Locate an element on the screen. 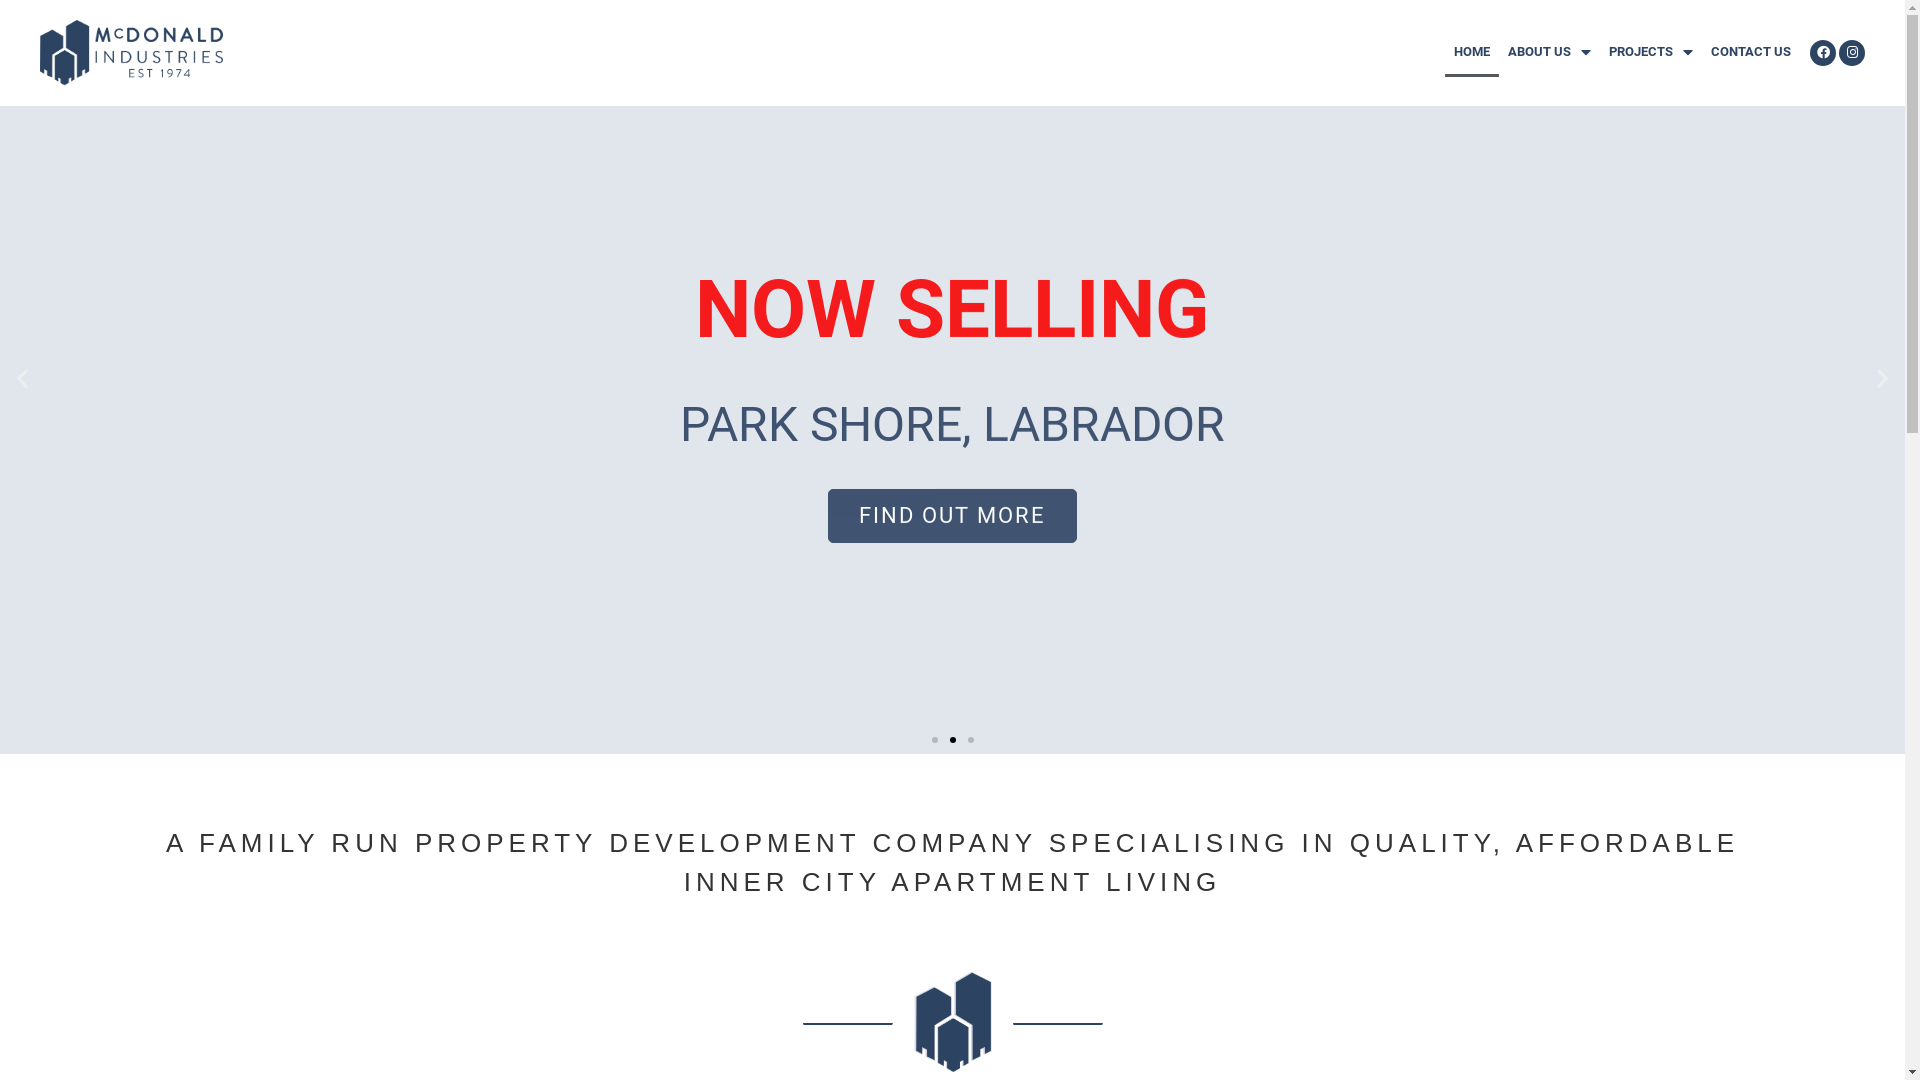  'ABOUT US' is located at coordinates (1548, 51).